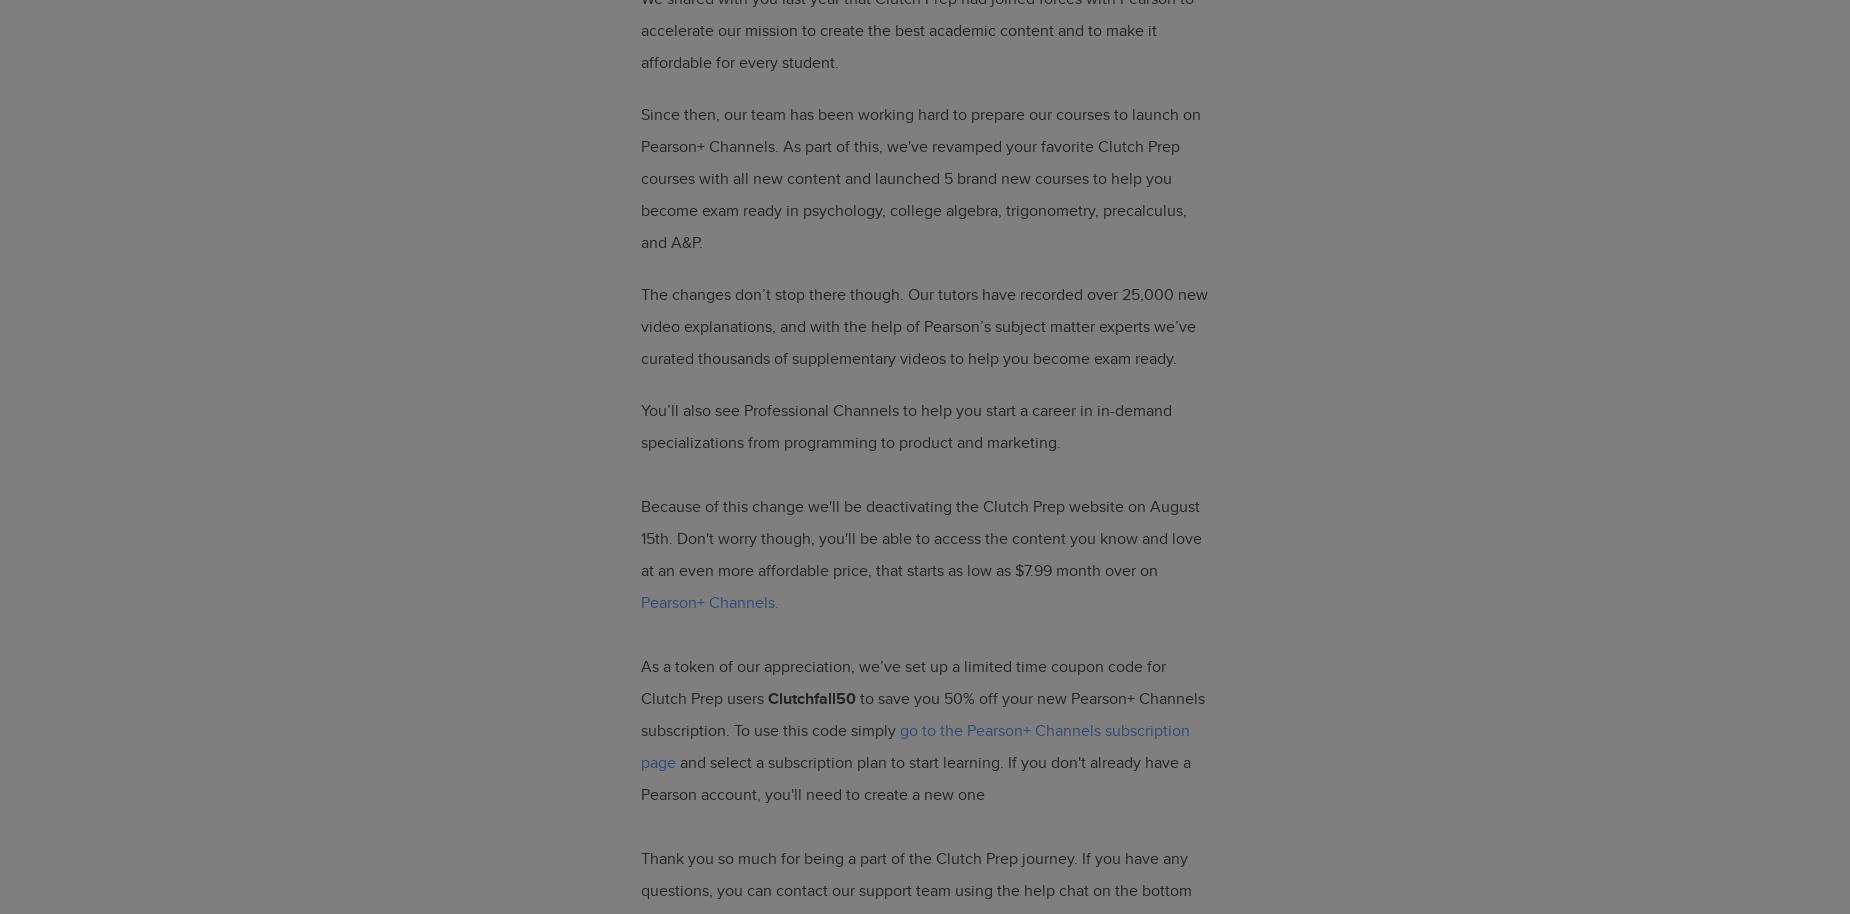 The image size is (1850, 914). I want to click on 'The changes don’t stop there though. Our tutors have recorded over 25,000 new video explanations, and with the help of Pearson’s subject matter experts we’ve curated thousands of supplementary videos to help you become exam ready.', so click(924, 325).